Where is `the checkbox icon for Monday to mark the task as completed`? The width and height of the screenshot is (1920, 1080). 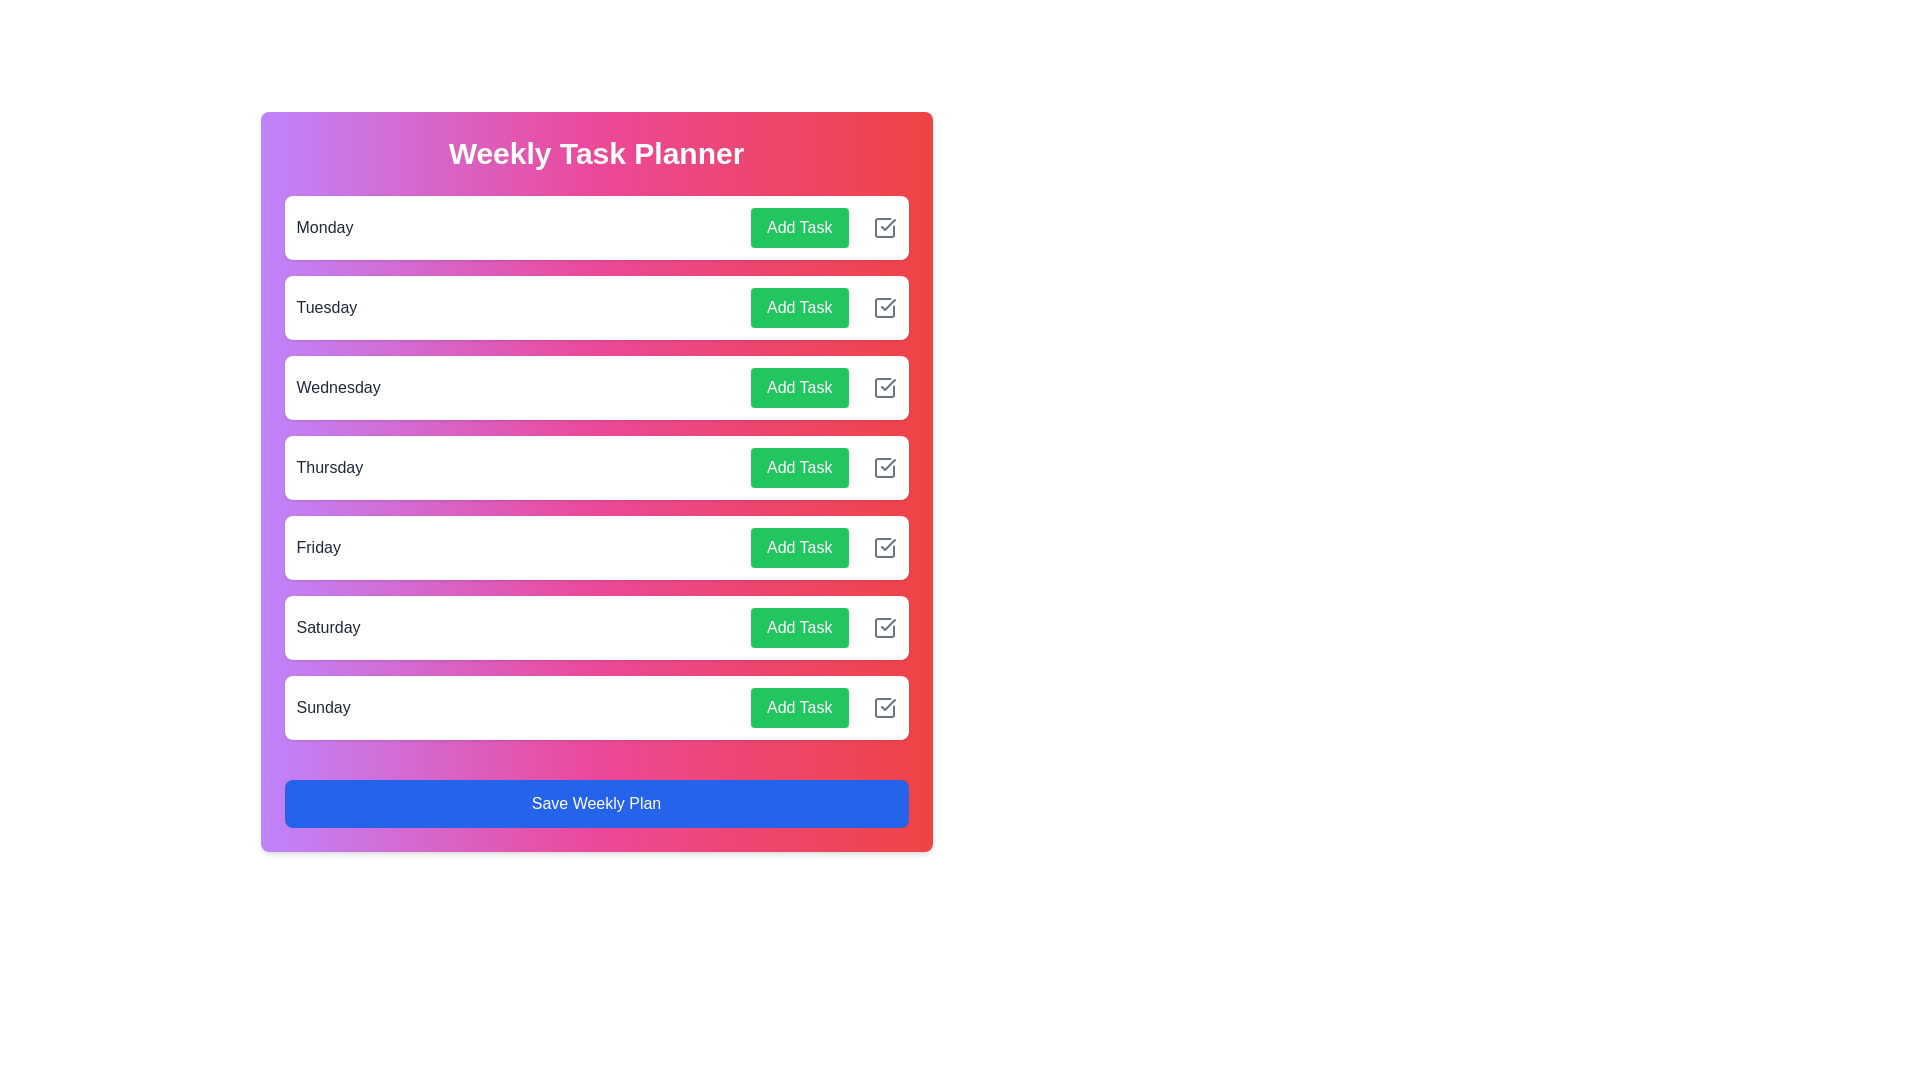 the checkbox icon for Monday to mark the task as completed is located at coordinates (883, 226).